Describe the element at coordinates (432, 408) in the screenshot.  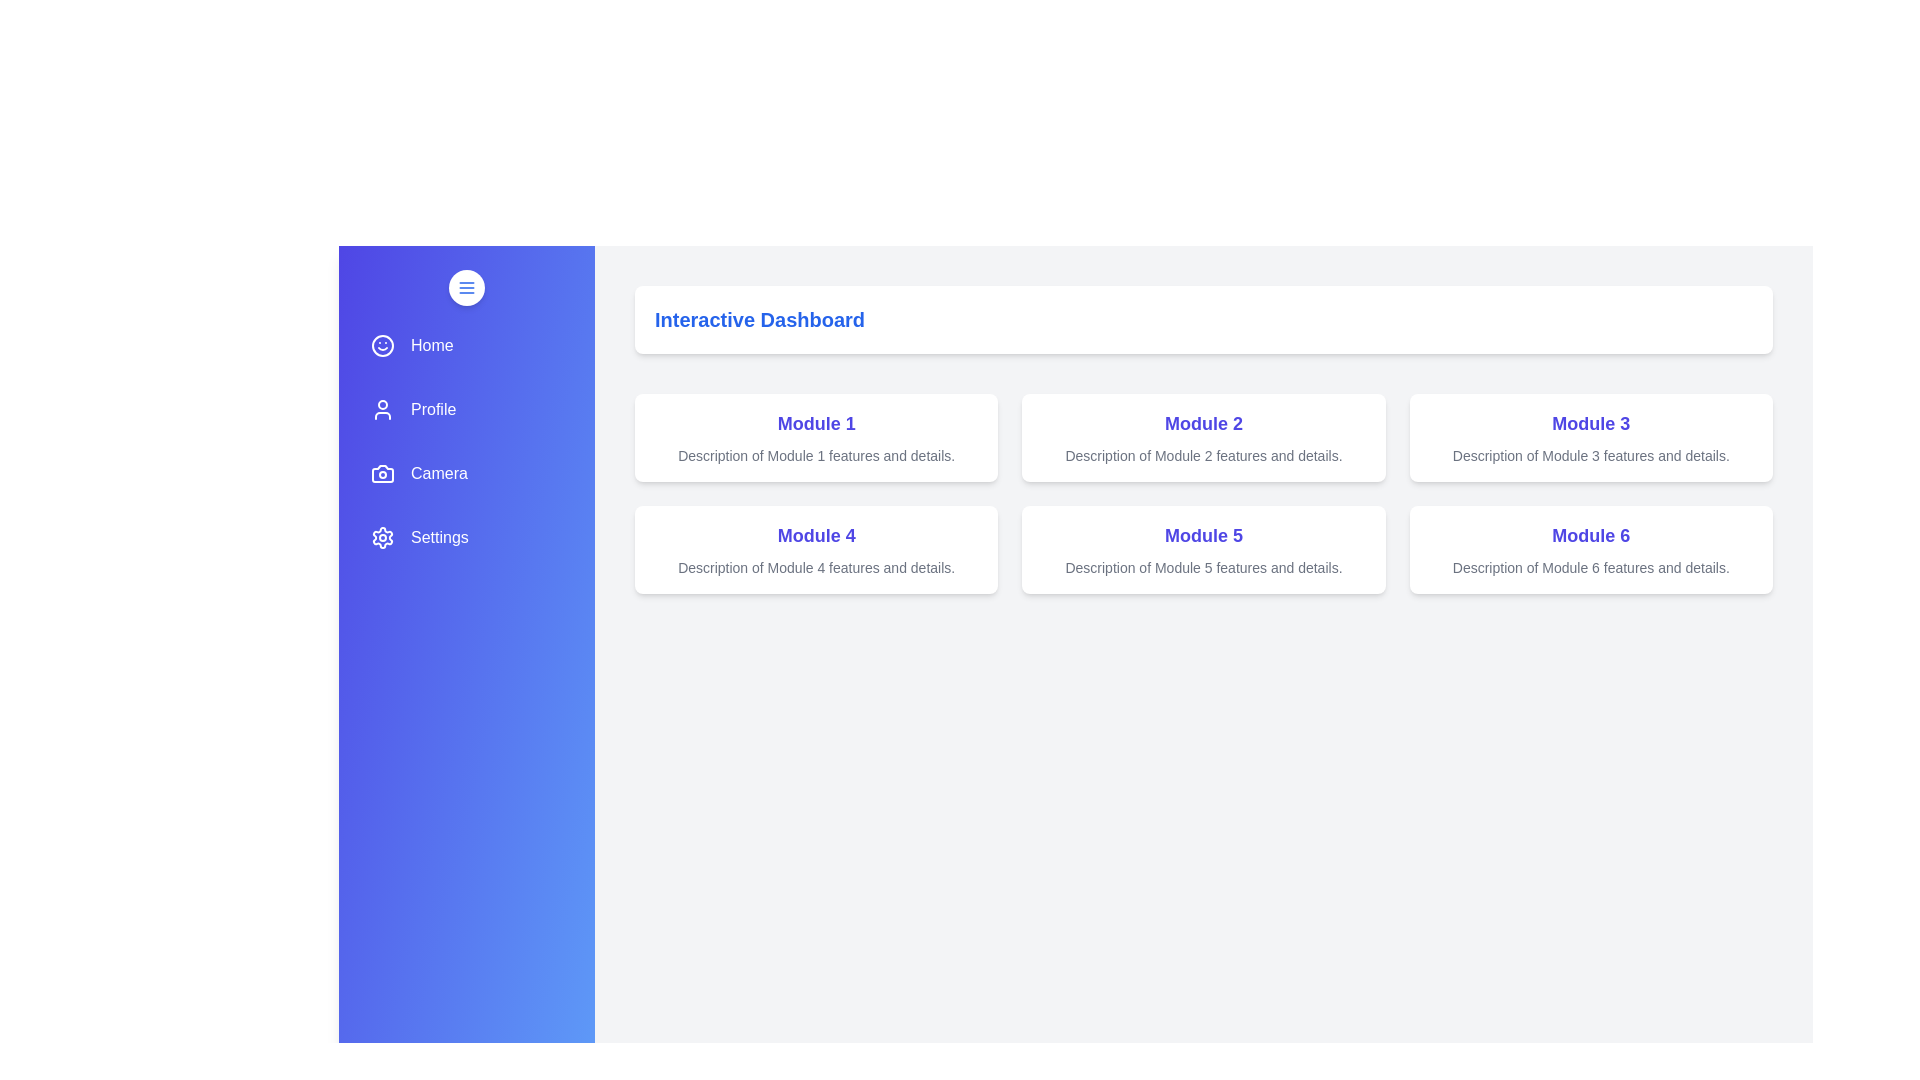
I see `the 'Profile' text label in the sidebar menu` at that location.